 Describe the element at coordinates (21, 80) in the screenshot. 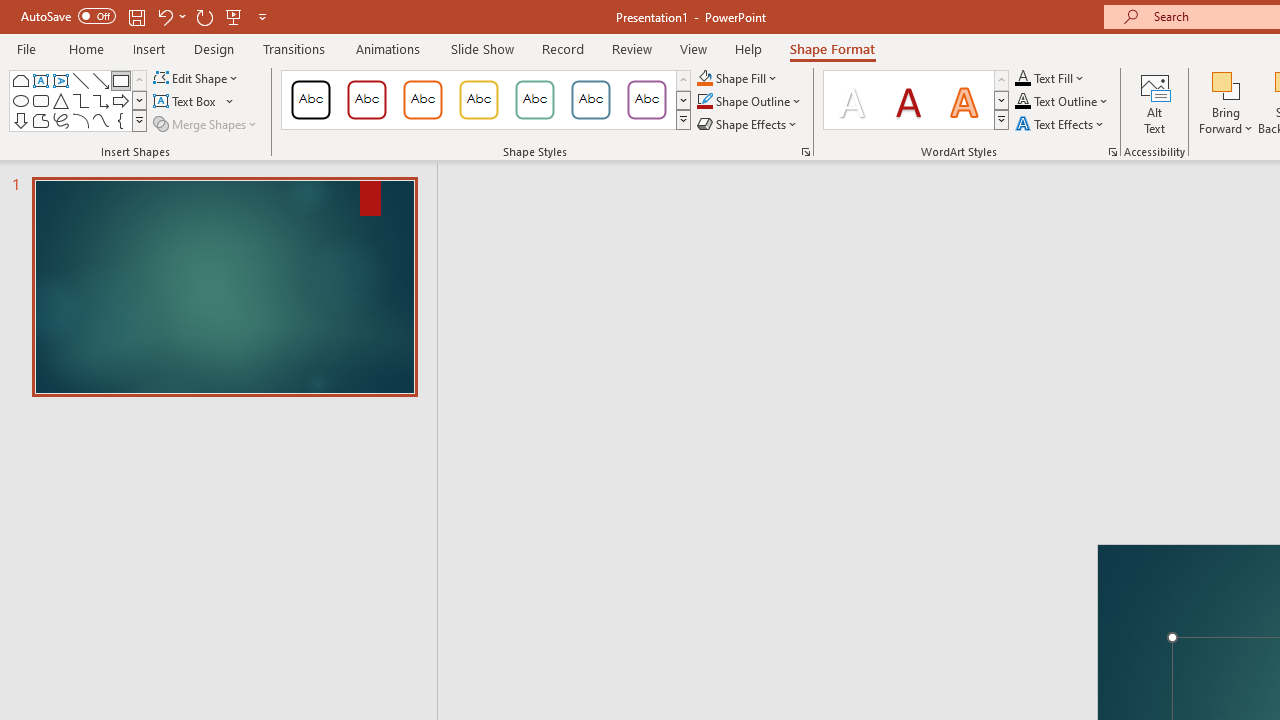

I see `'Rectangle: Top Corners Snipped'` at that location.